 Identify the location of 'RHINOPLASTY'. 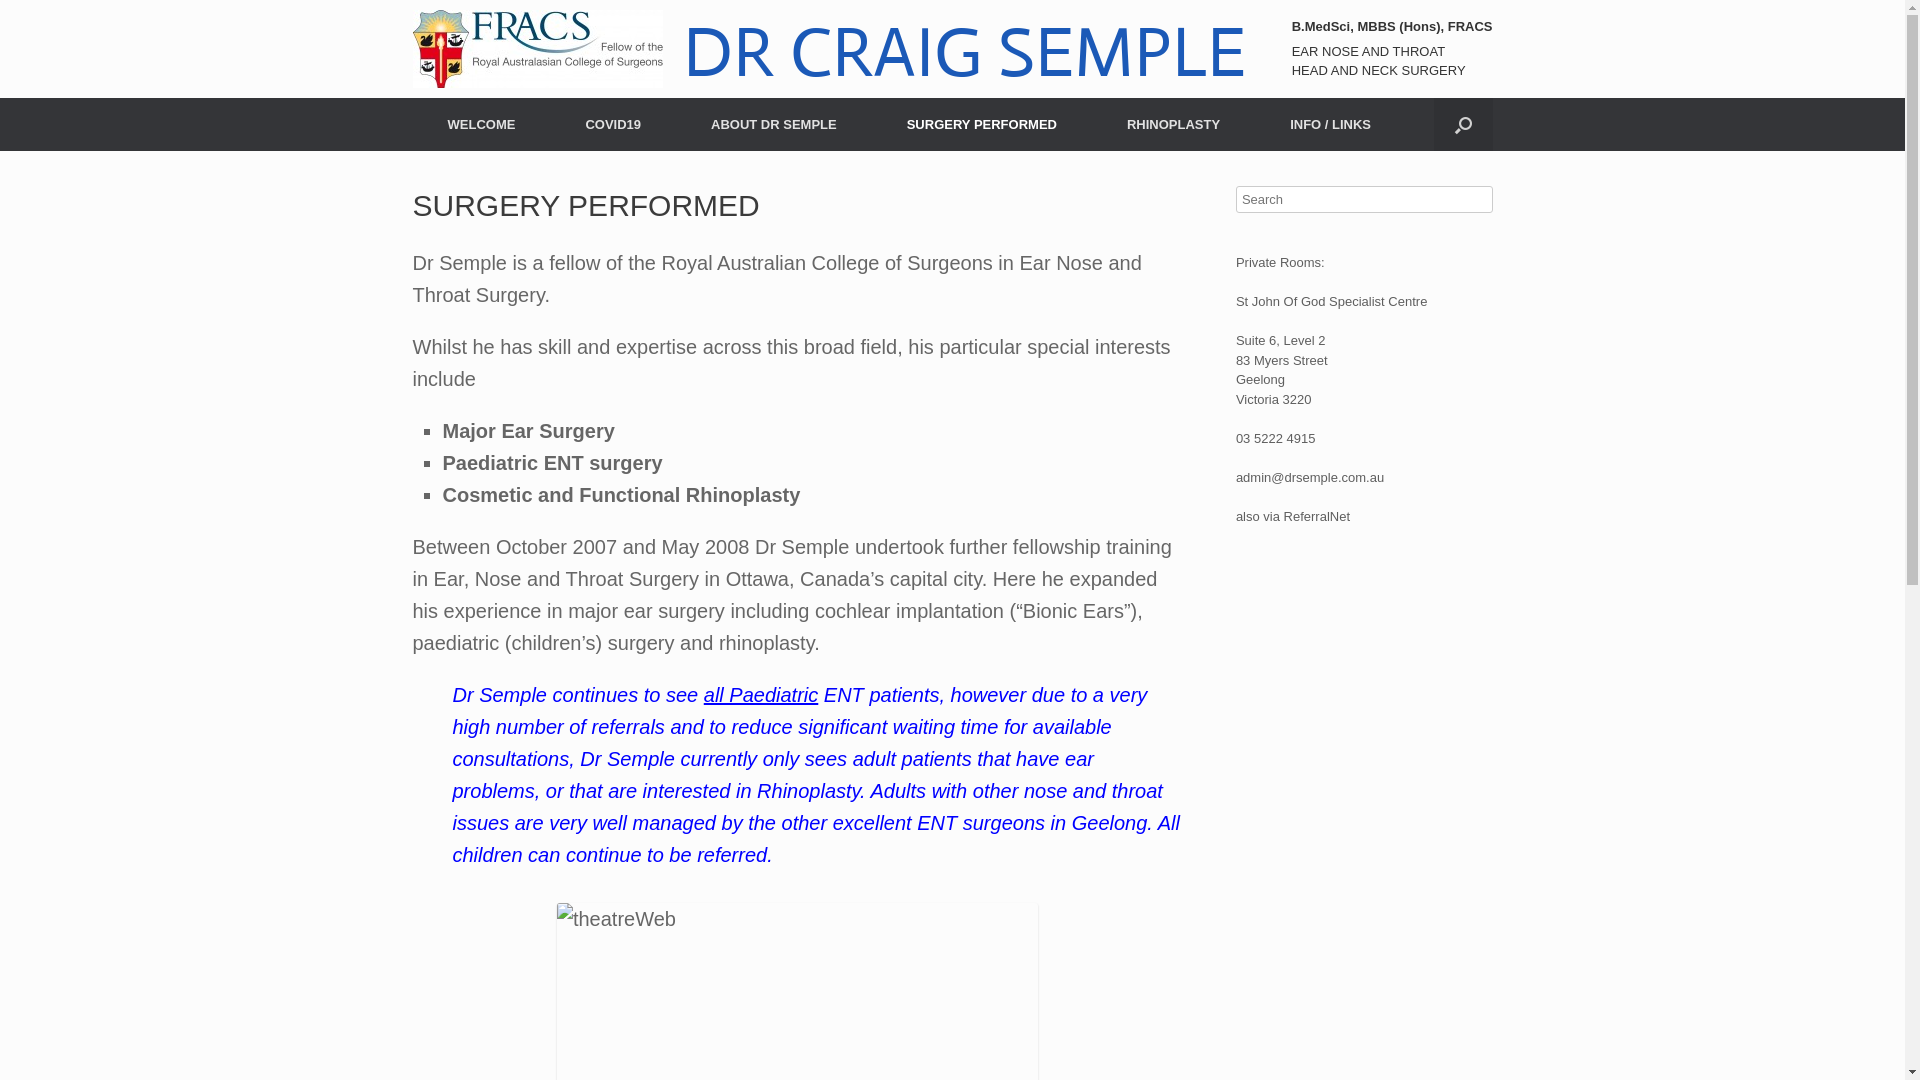
(1173, 124).